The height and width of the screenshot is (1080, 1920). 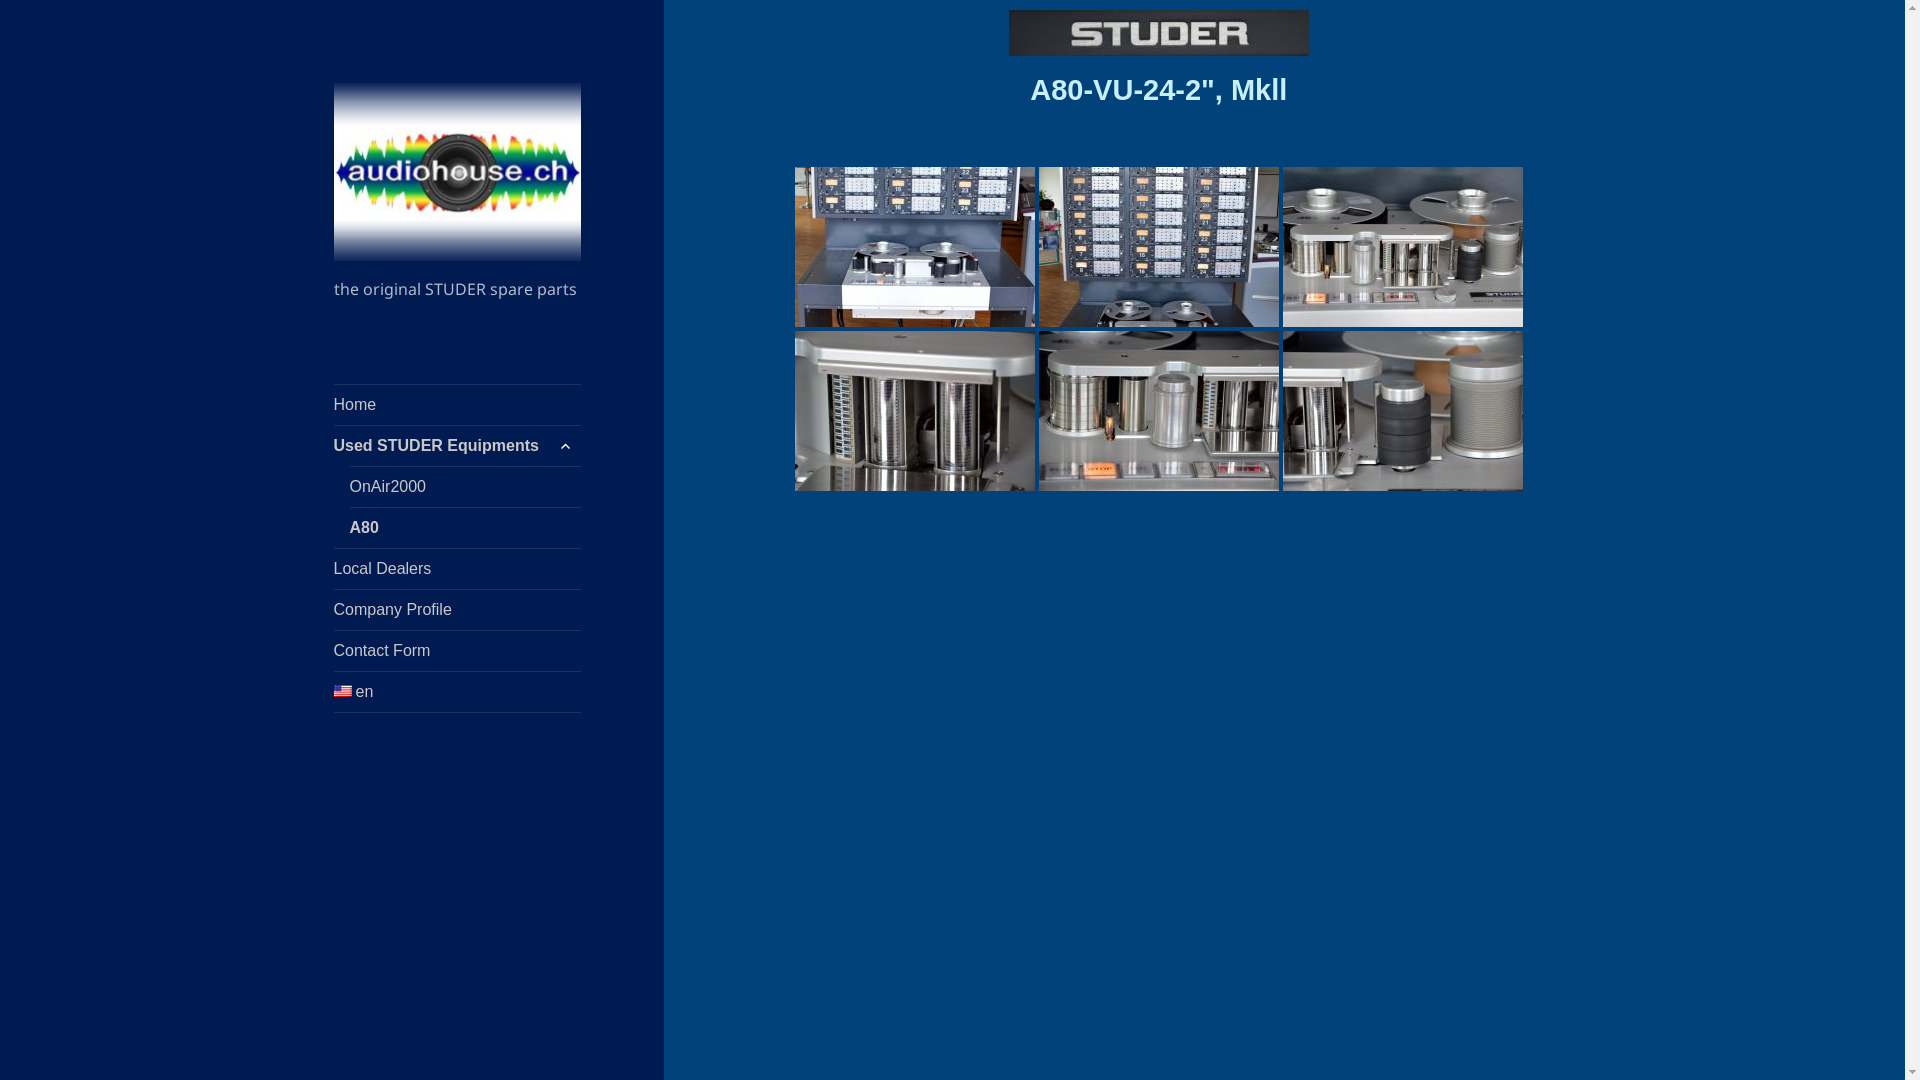 What do you see at coordinates (1158, 410) in the screenshot?
I see `'A80-VU-24-239-4-scaled'` at bounding box center [1158, 410].